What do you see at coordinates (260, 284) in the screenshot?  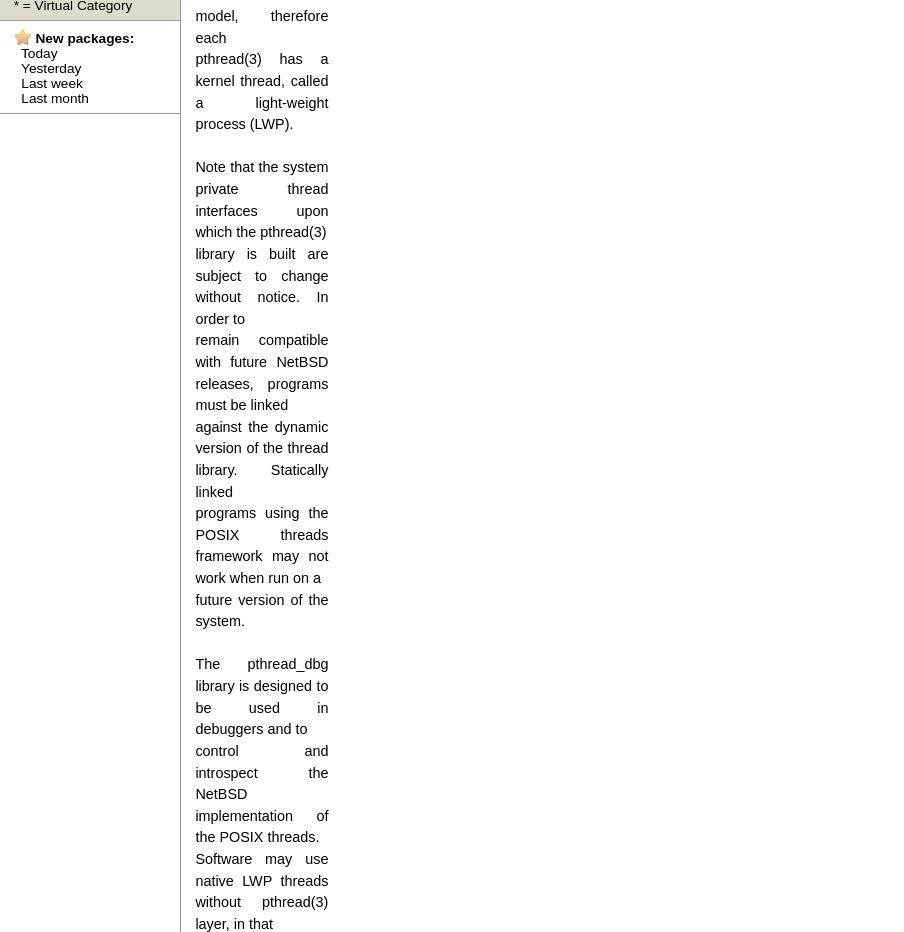 I see `'library is built are subject to change without notice.  In order to'` at bounding box center [260, 284].